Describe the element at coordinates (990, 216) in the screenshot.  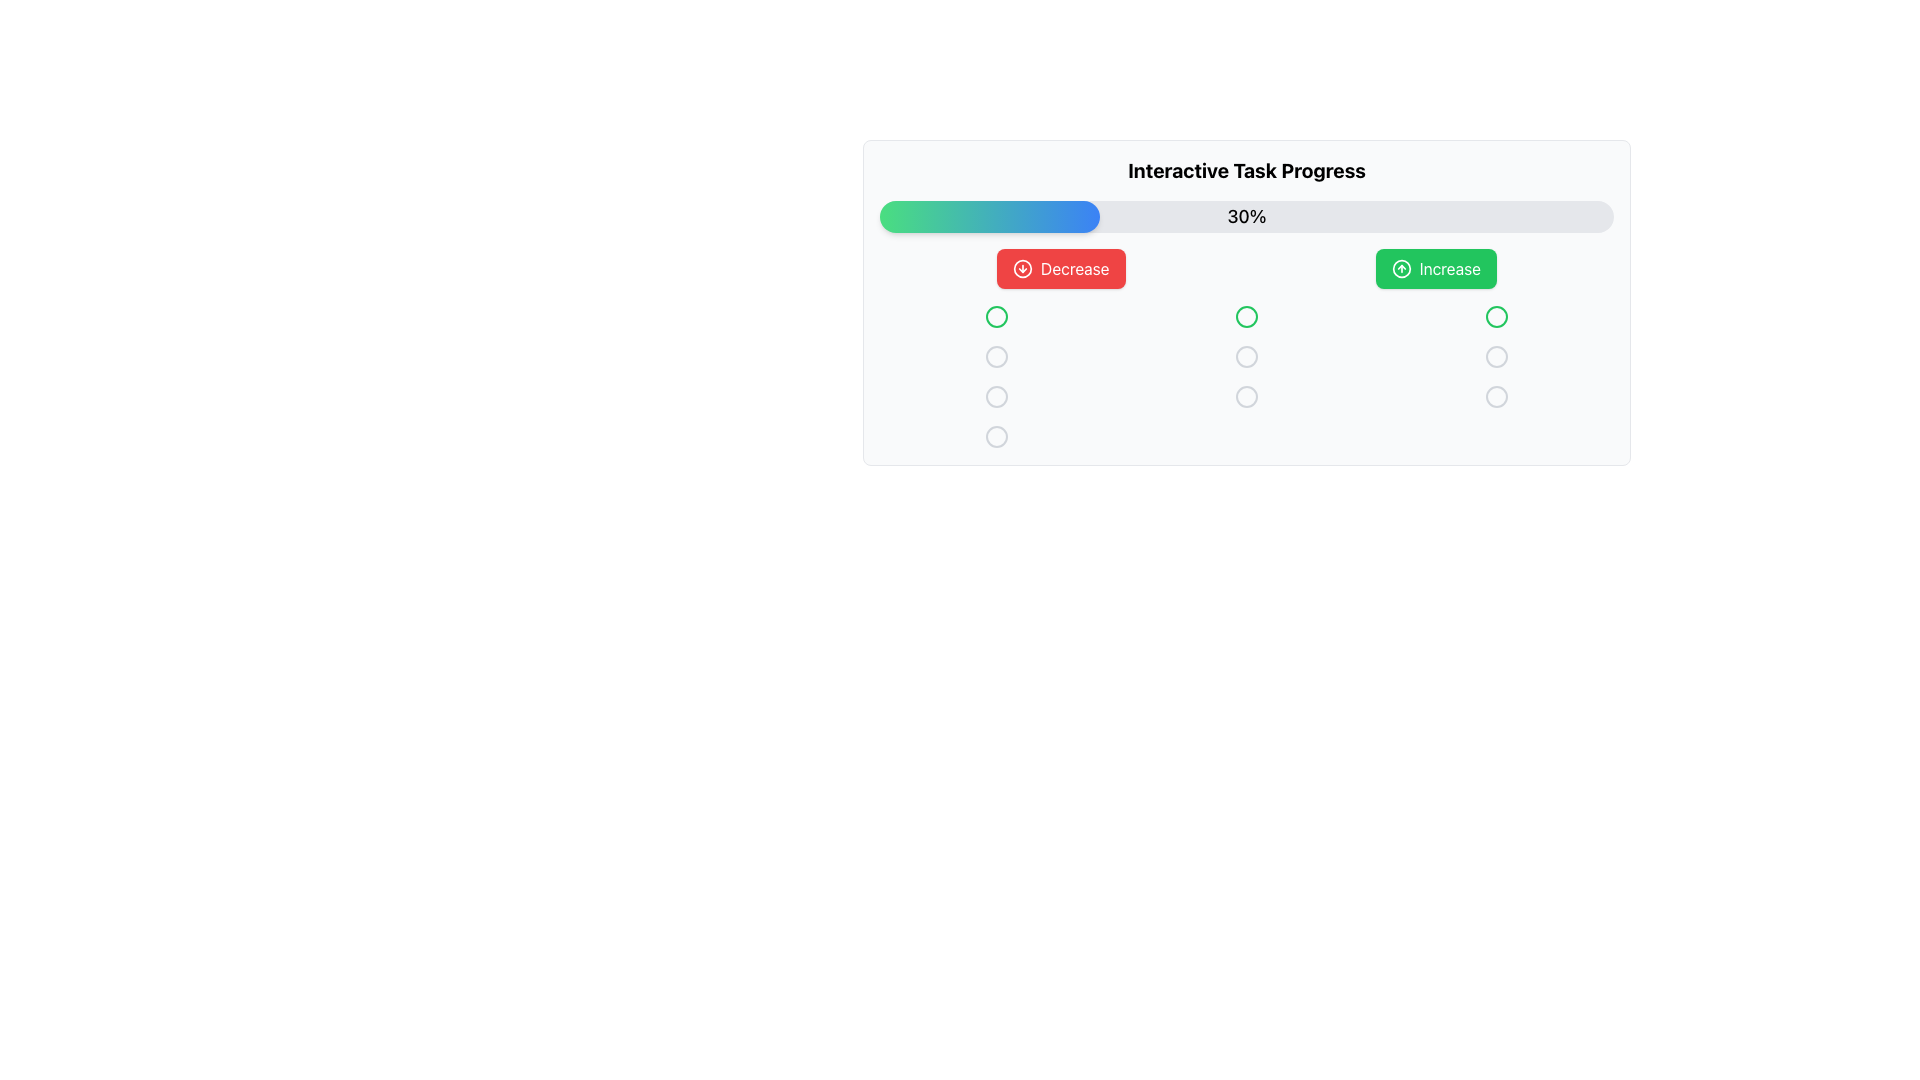
I see `the gradient-filled progress bar portion that transitions from green to blue, representing 30% of the progress` at that location.